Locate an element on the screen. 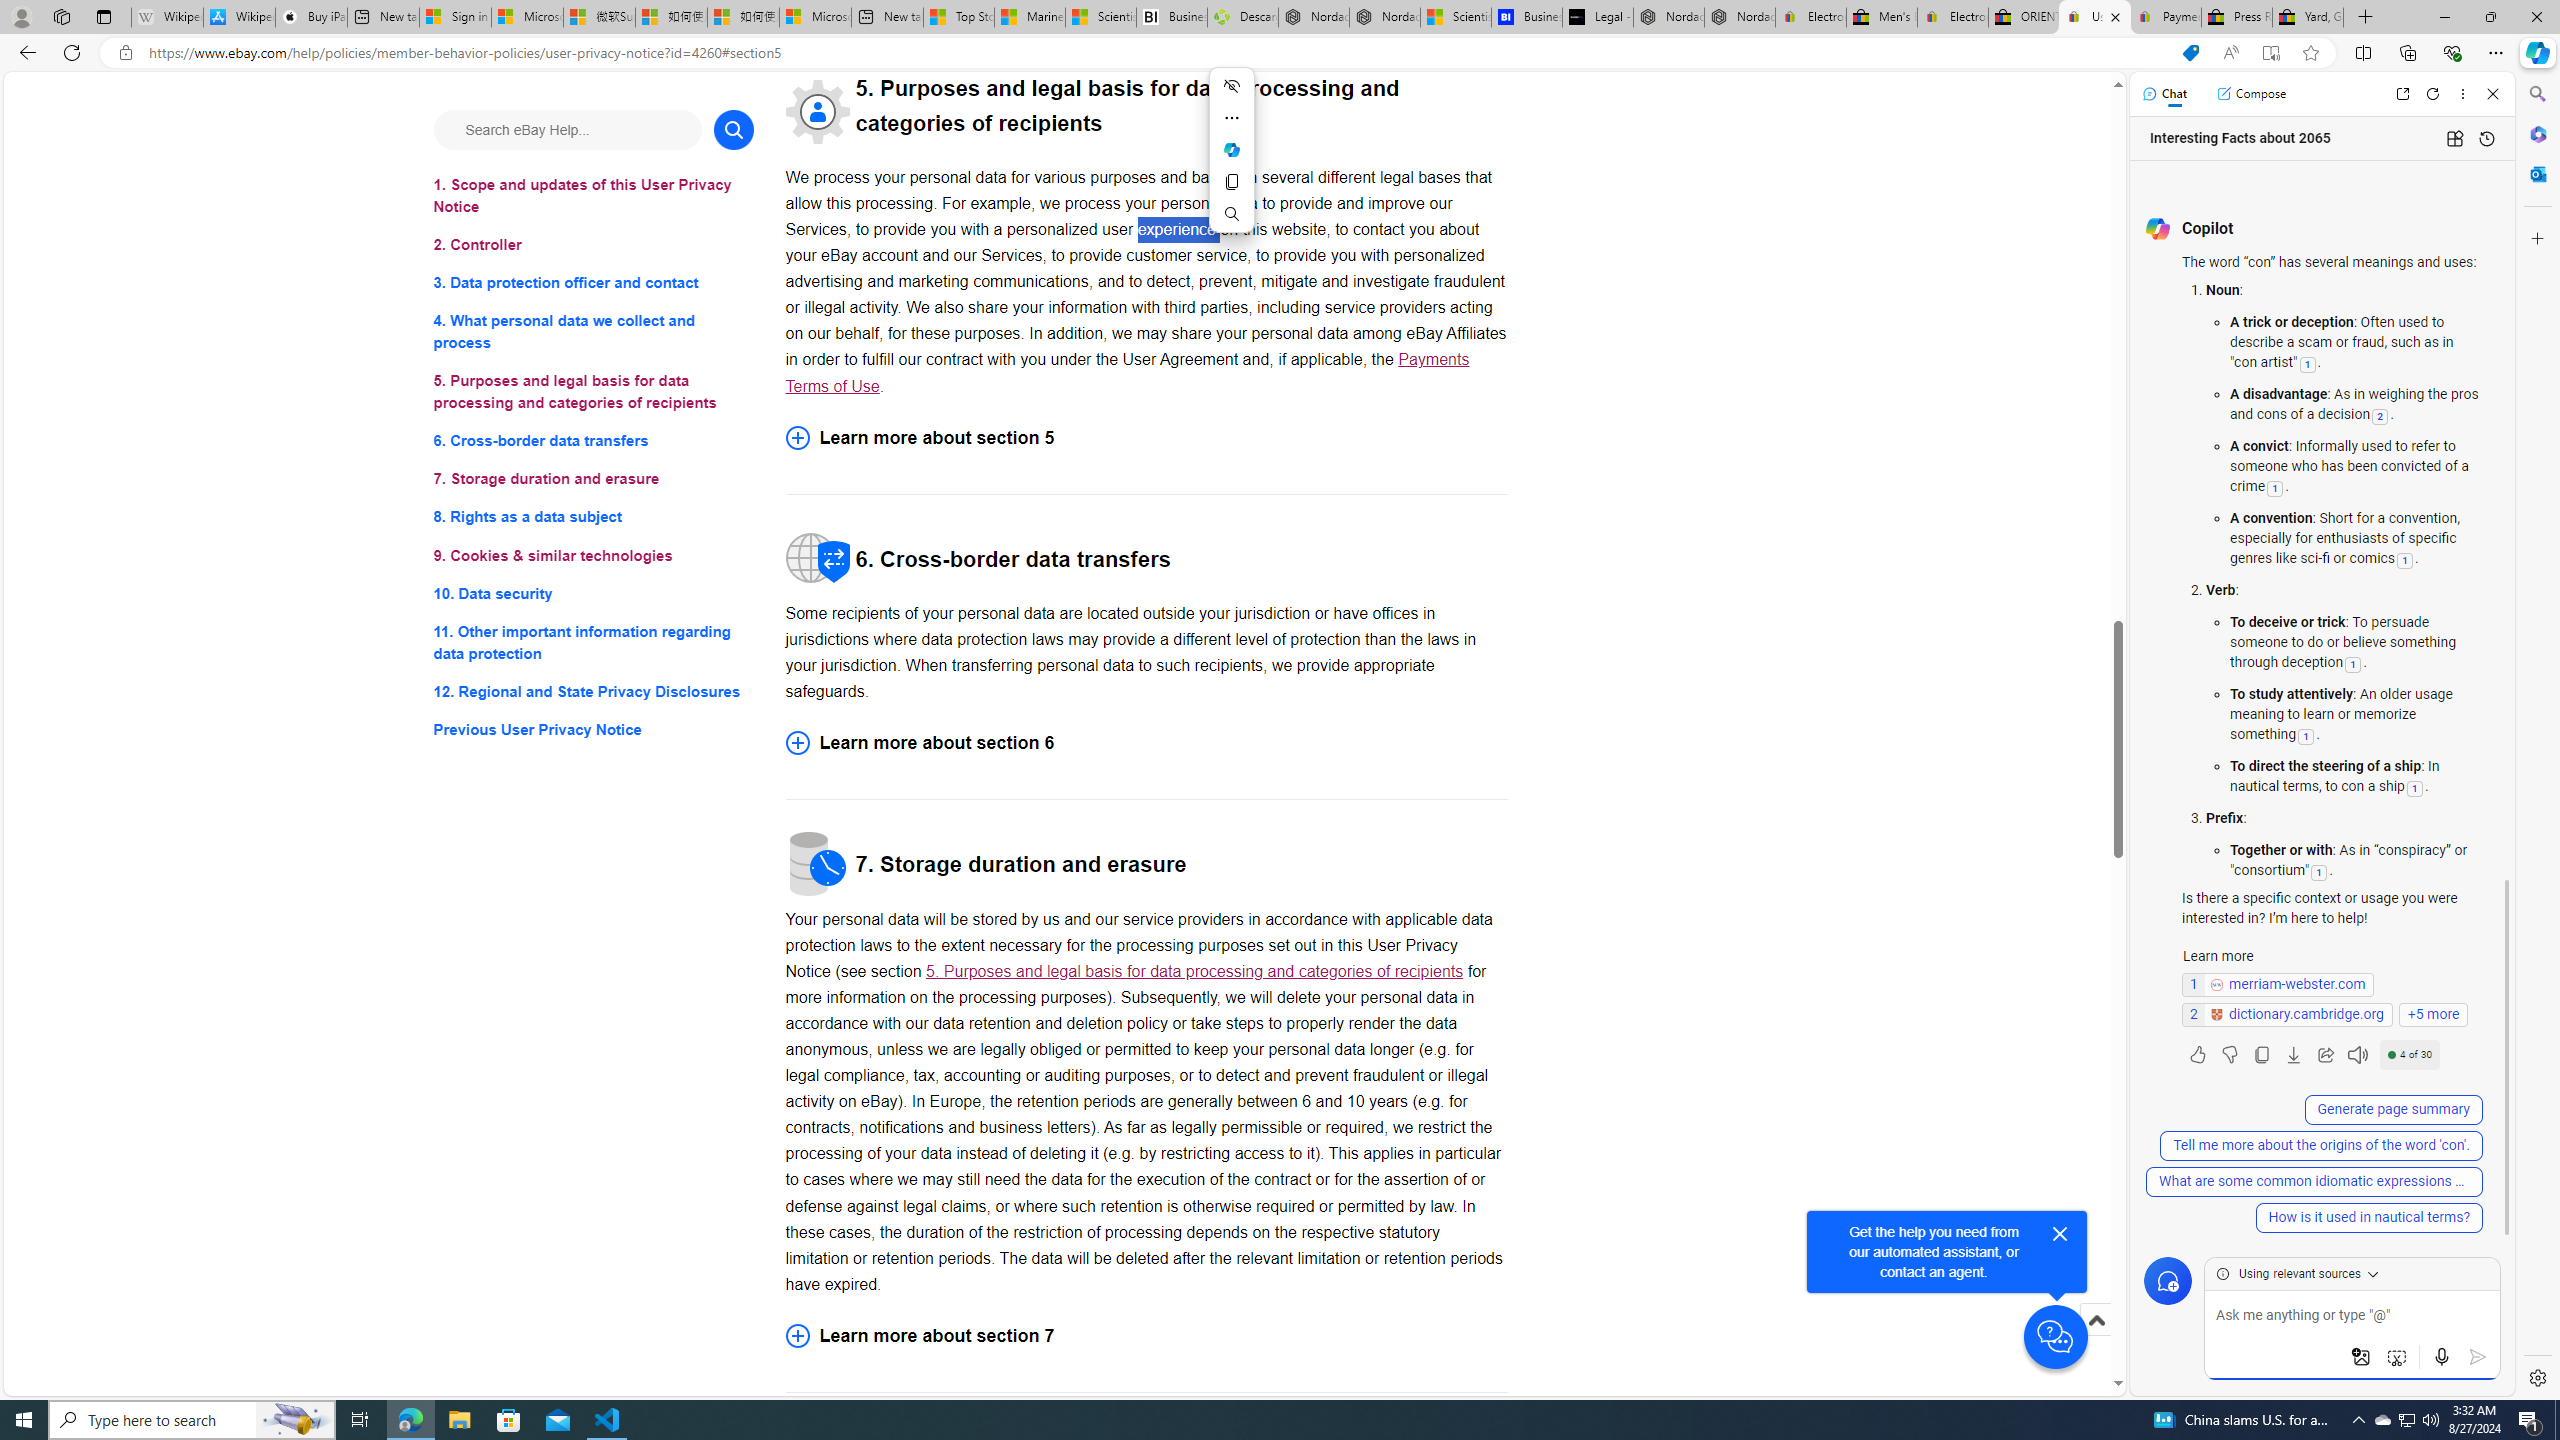 Image resolution: width=2560 pixels, height=1440 pixels. '11. Other important information regarding data protection' is located at coordinates (592, 642).